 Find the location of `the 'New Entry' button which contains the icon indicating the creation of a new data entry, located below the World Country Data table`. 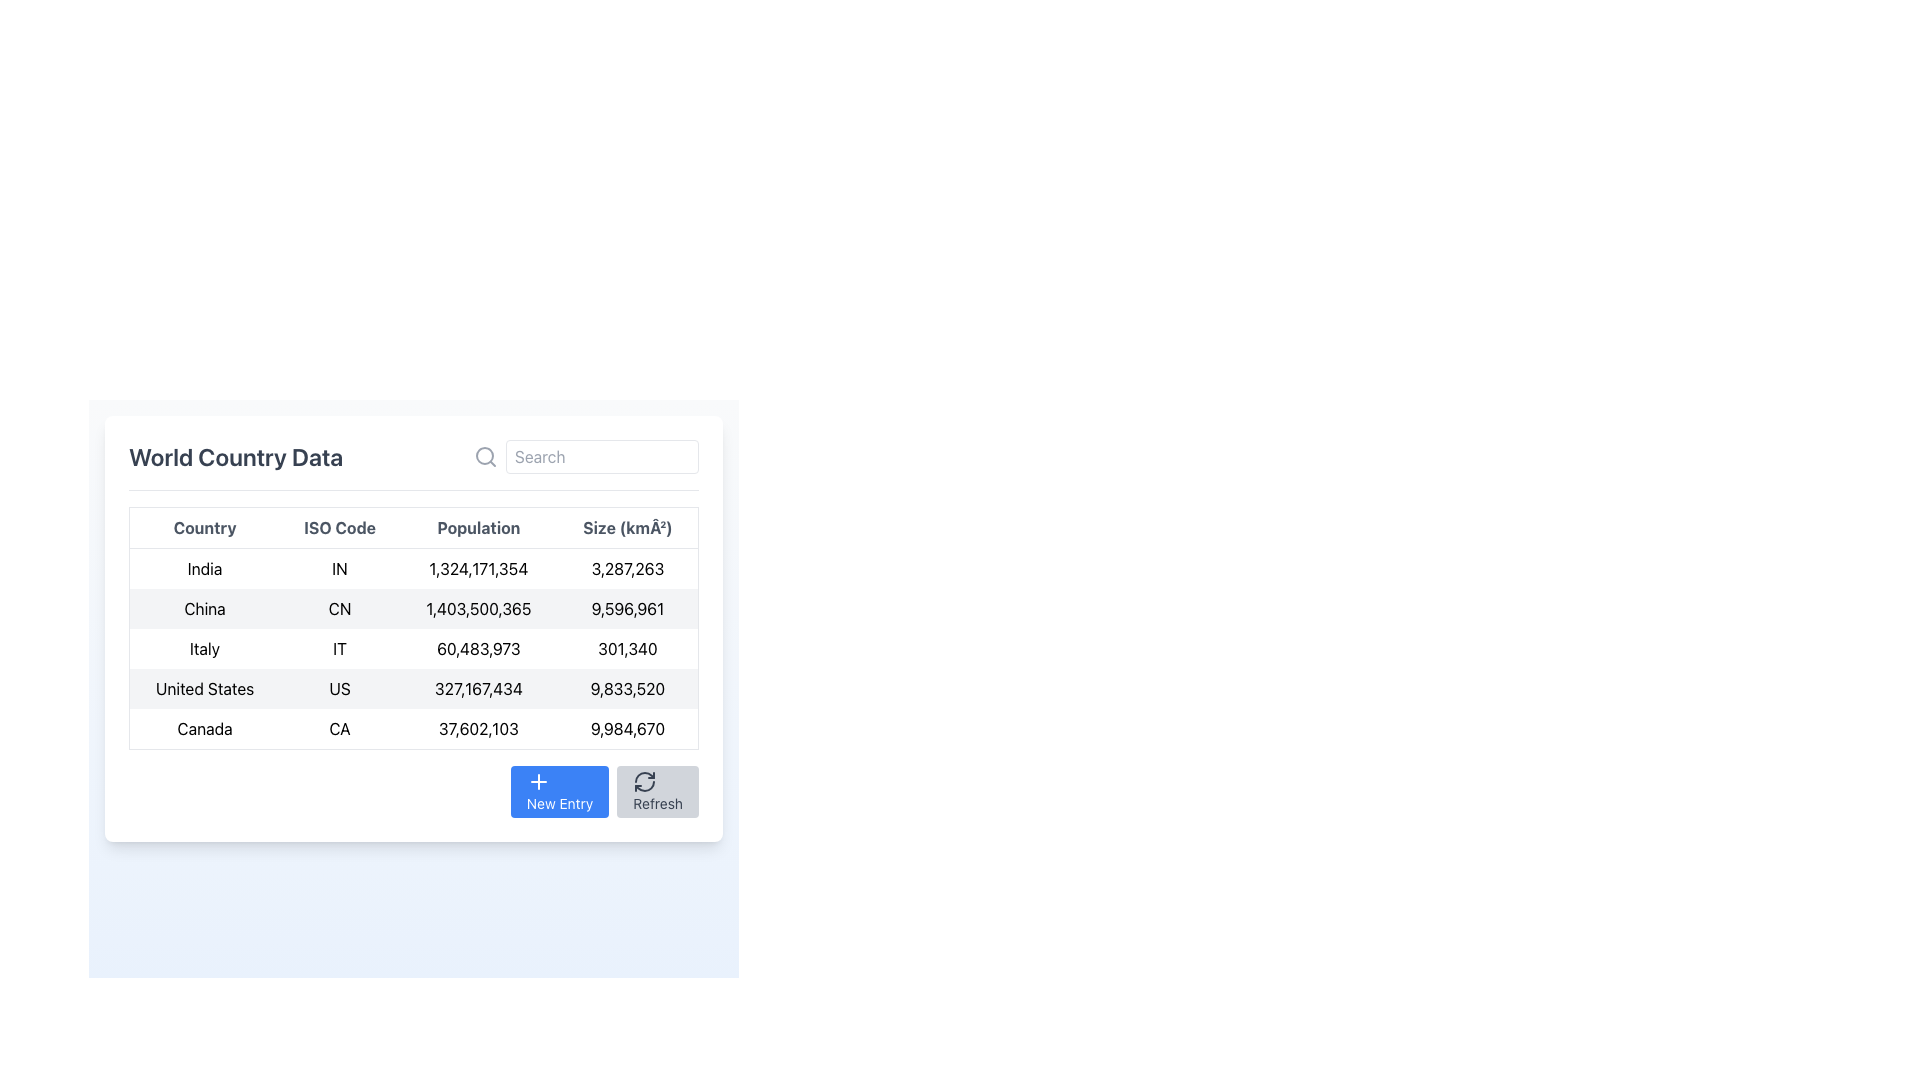

the 'New Entry' button which contains the icon indicating the creation of a new data entry, located below the World Country Data table is located at coordinates (538, 781).